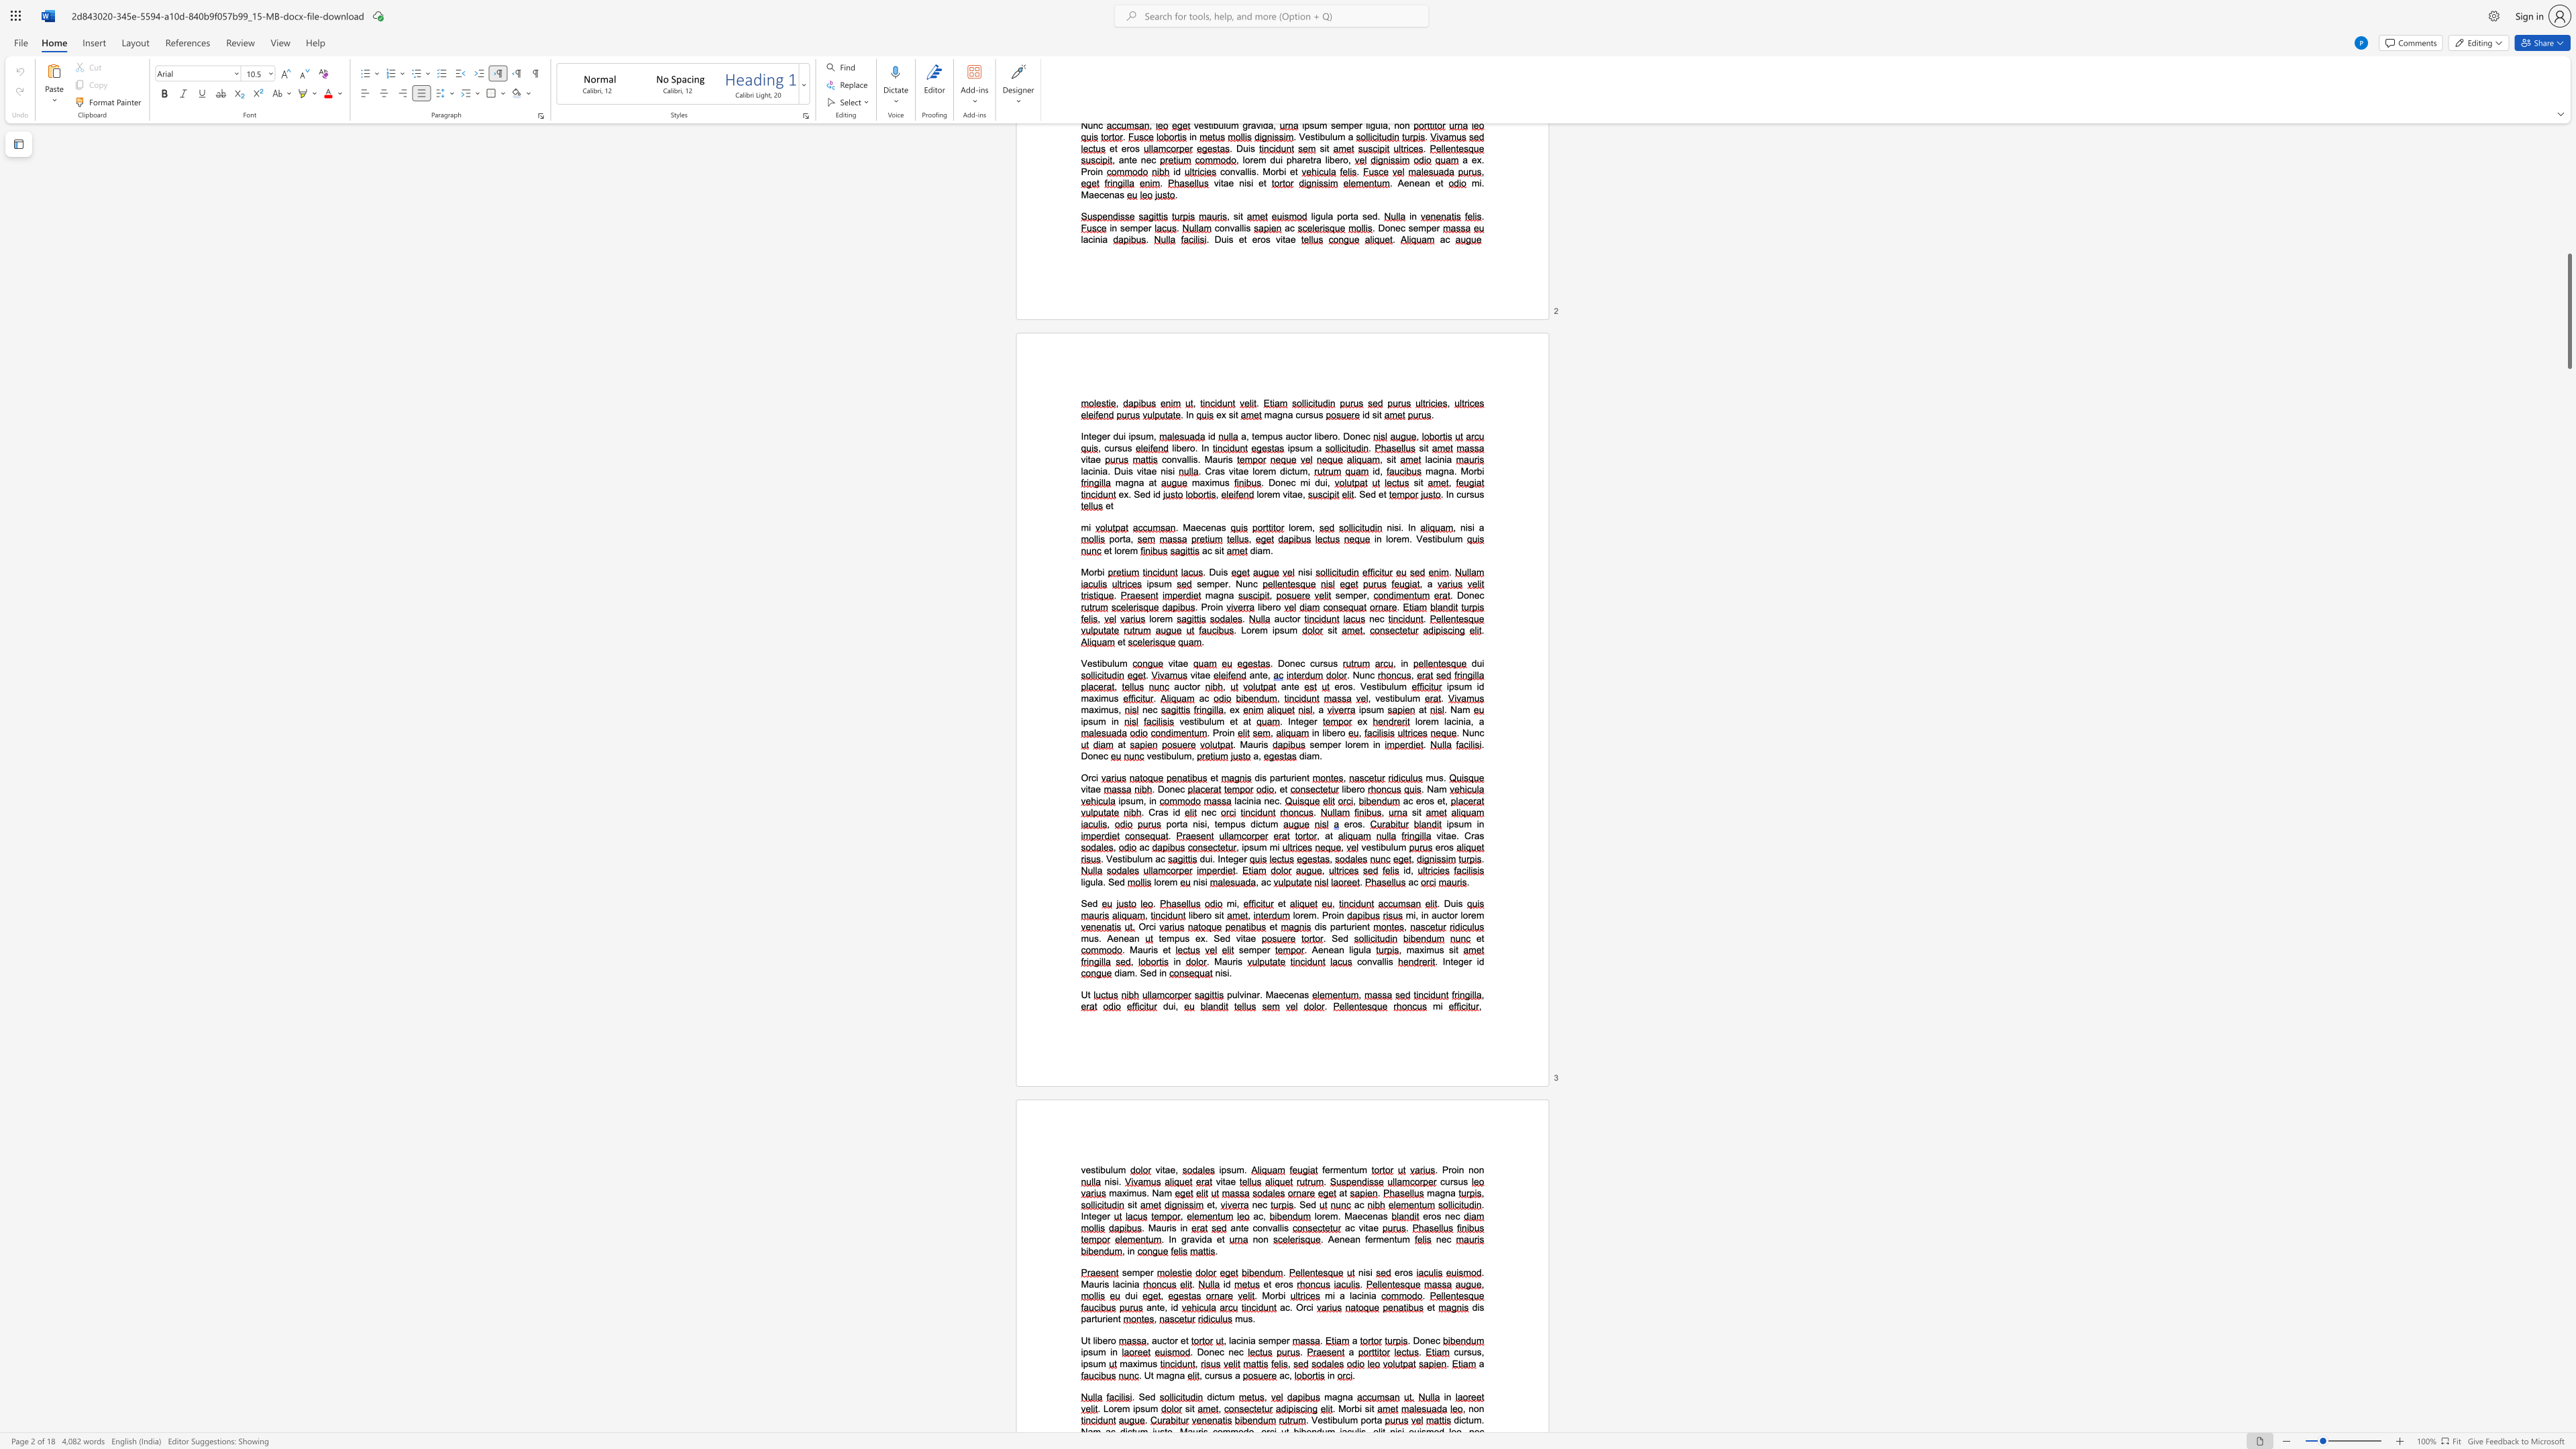 Image resolution: width=2576 pixels, height=1449 pixels. What do you see at coordinates (1157, 812) in the screenshot?
I see `the space between the continuous character "r" and "a" in the text` at bounding box center [1157, 812].